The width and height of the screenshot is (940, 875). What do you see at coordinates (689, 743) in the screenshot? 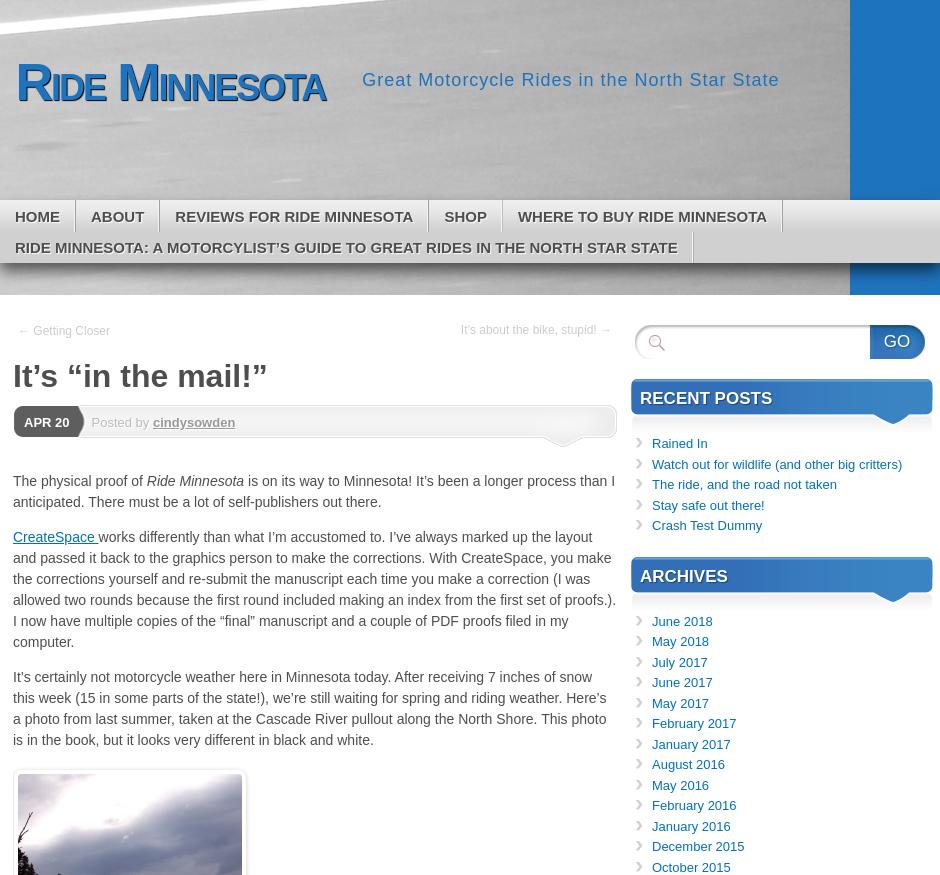
I see `'January 2017'` at bounding box center [689, 743].